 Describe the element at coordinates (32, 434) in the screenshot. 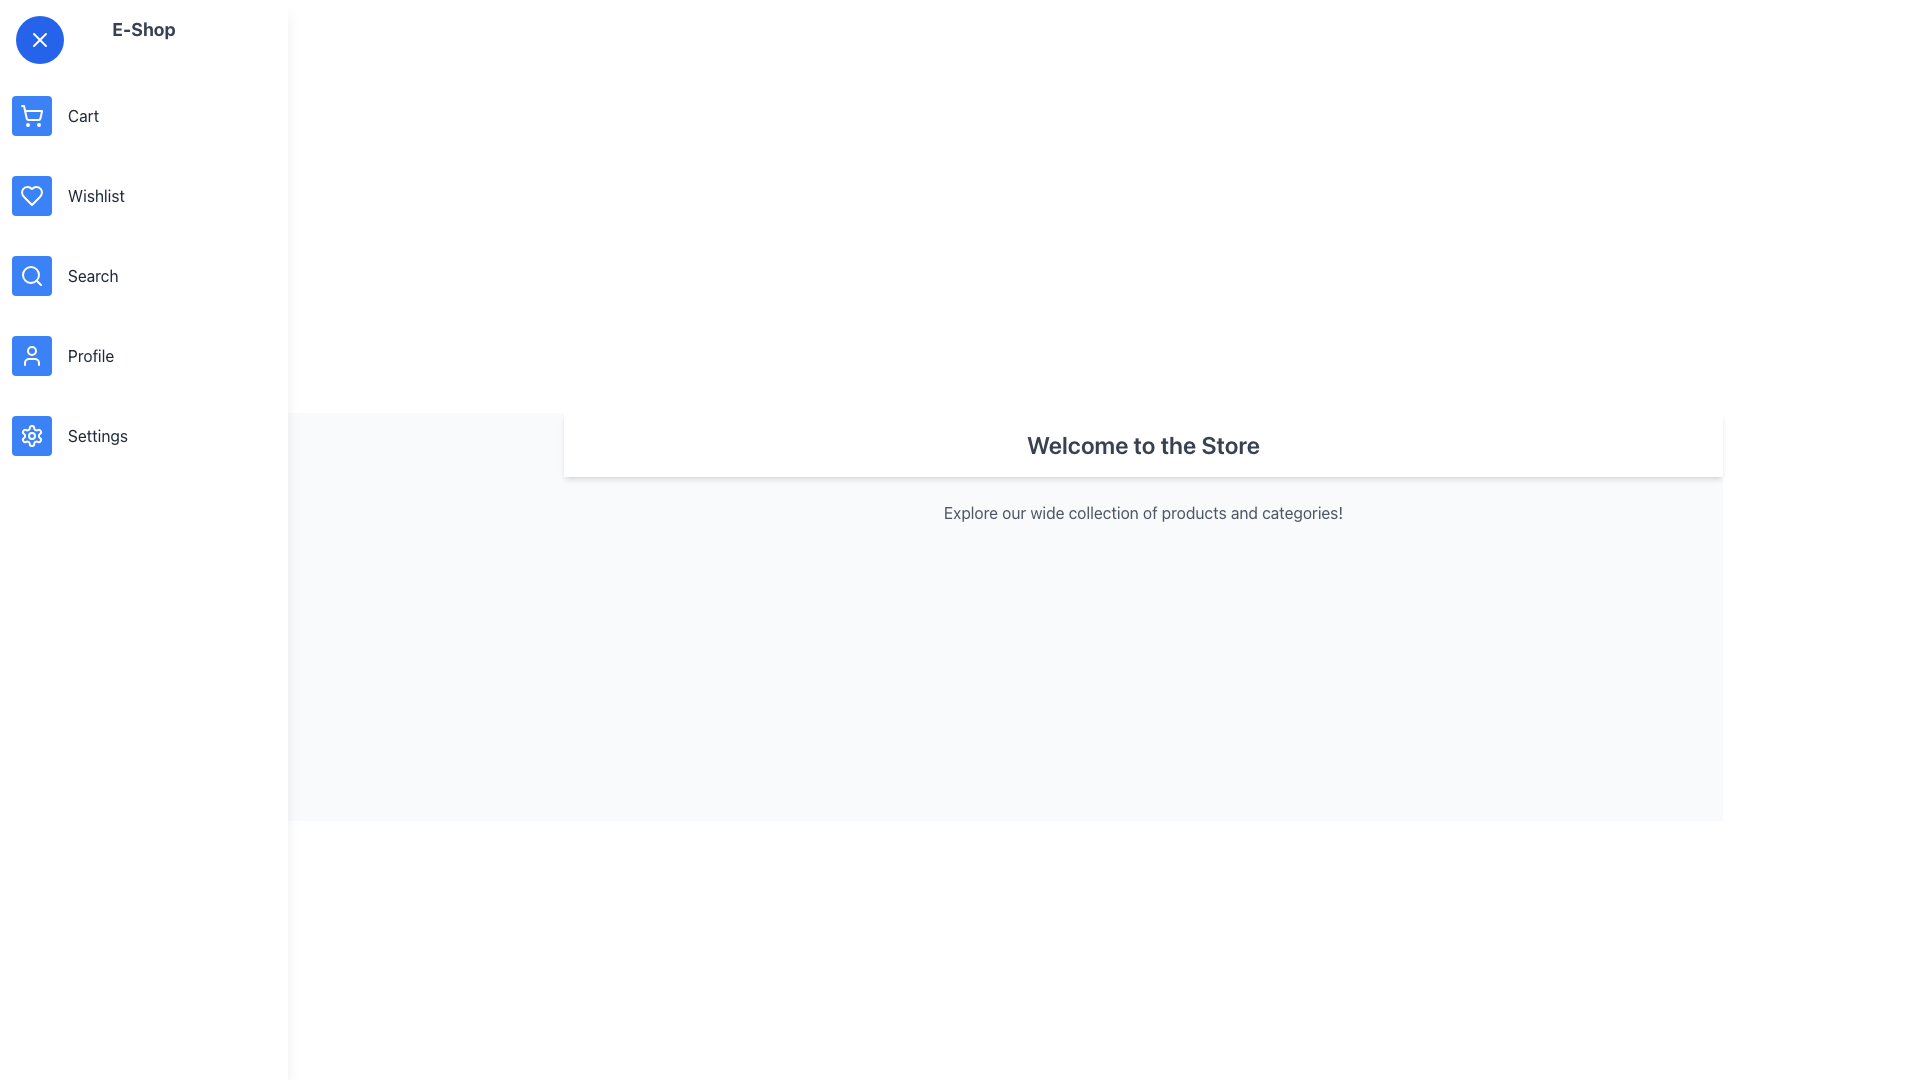

I see `the blue square Icon Button with a white gear icon located in the vertical sidebar menu, positioned to the left of the 'Settings' text label` at that location.